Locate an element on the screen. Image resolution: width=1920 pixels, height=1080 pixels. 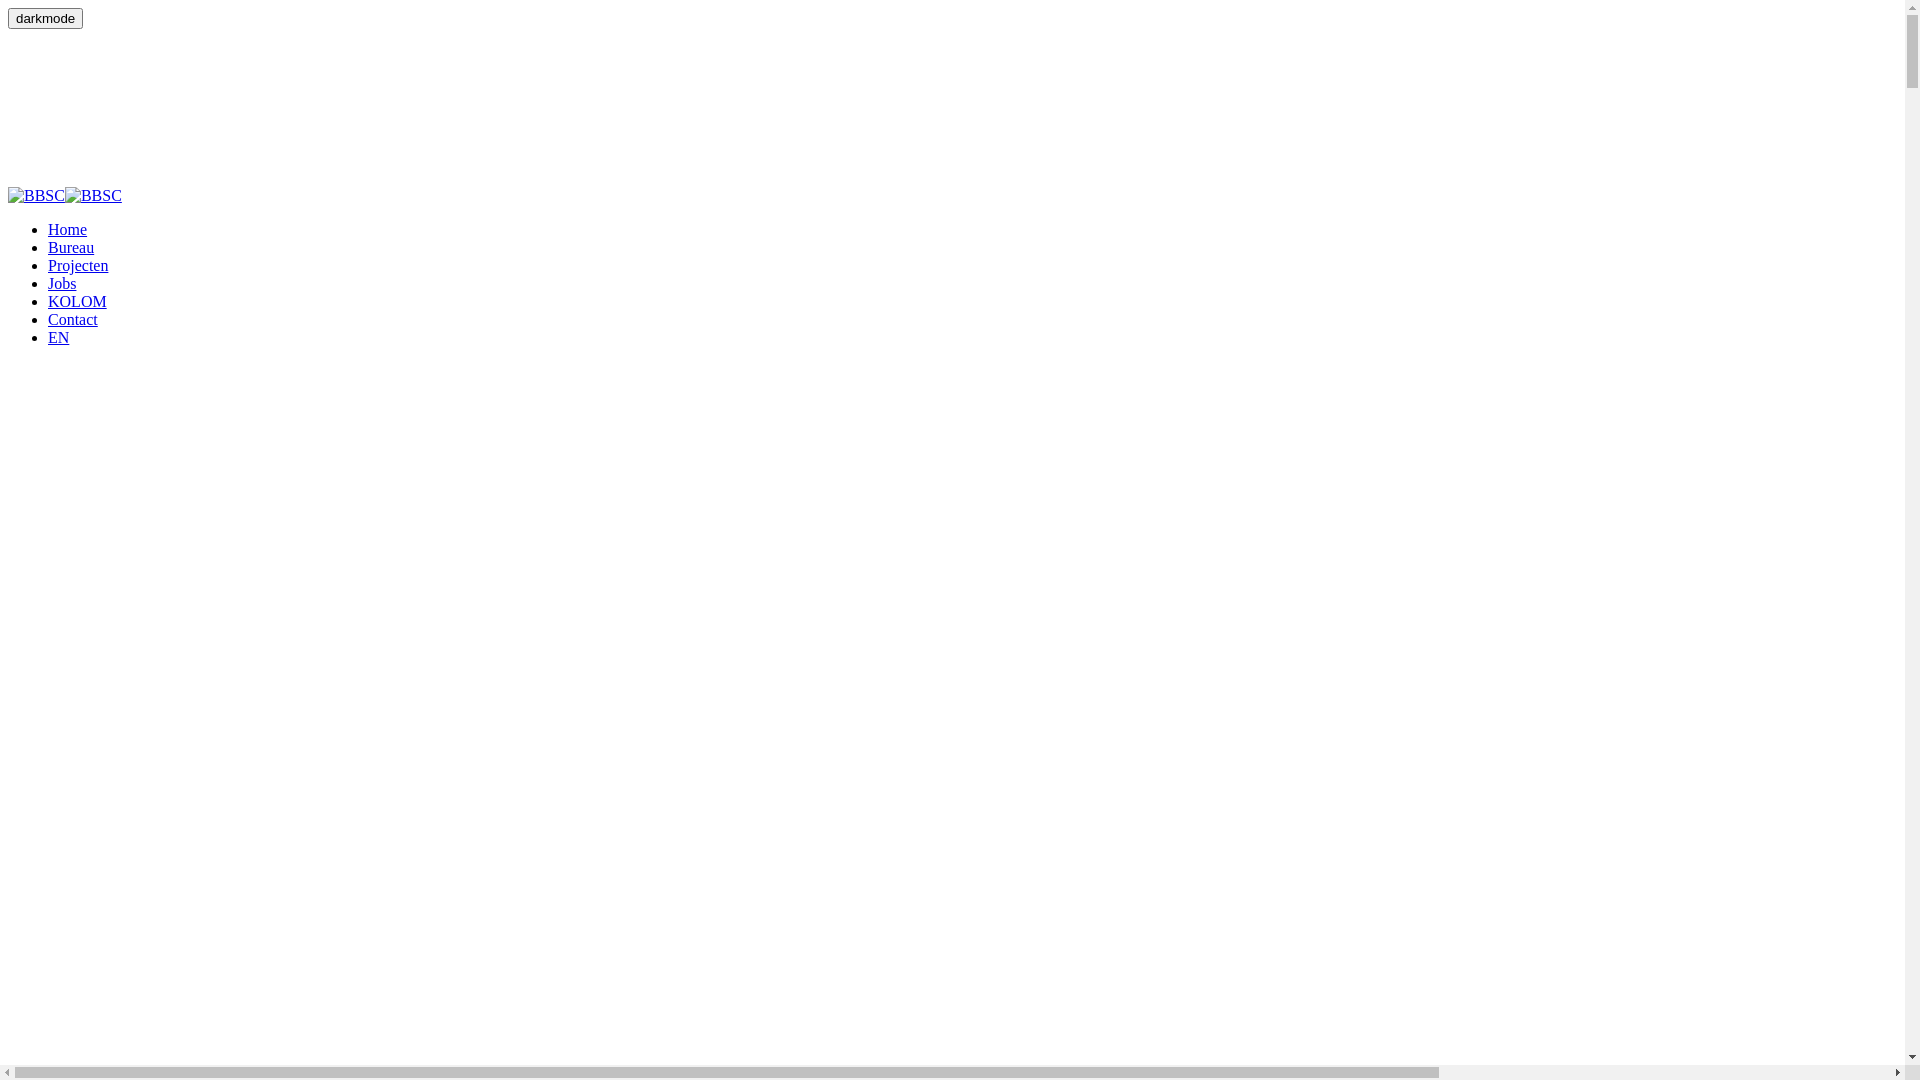
'EN' is located at coordinates (58, 336).